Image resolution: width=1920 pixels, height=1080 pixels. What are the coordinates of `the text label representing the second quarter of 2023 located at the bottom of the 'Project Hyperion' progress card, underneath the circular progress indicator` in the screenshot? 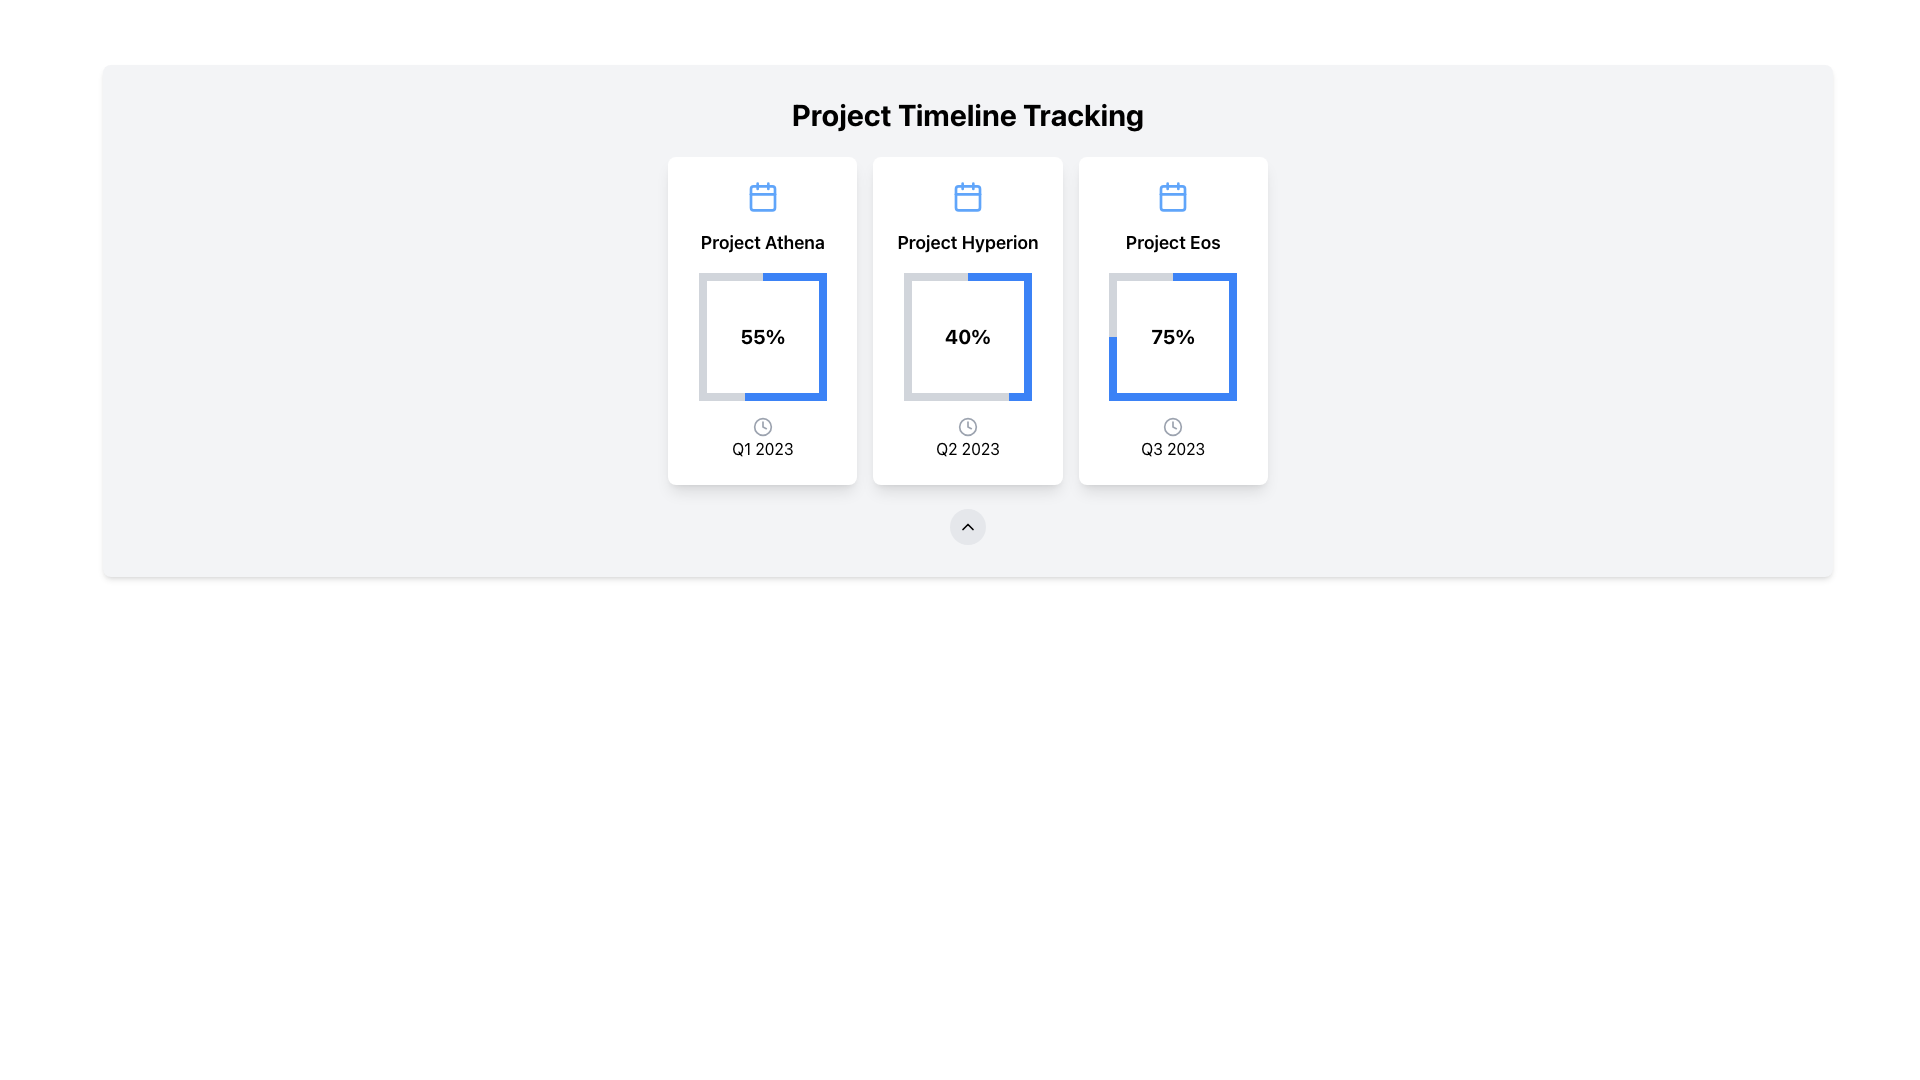 It's located at (968, 447).